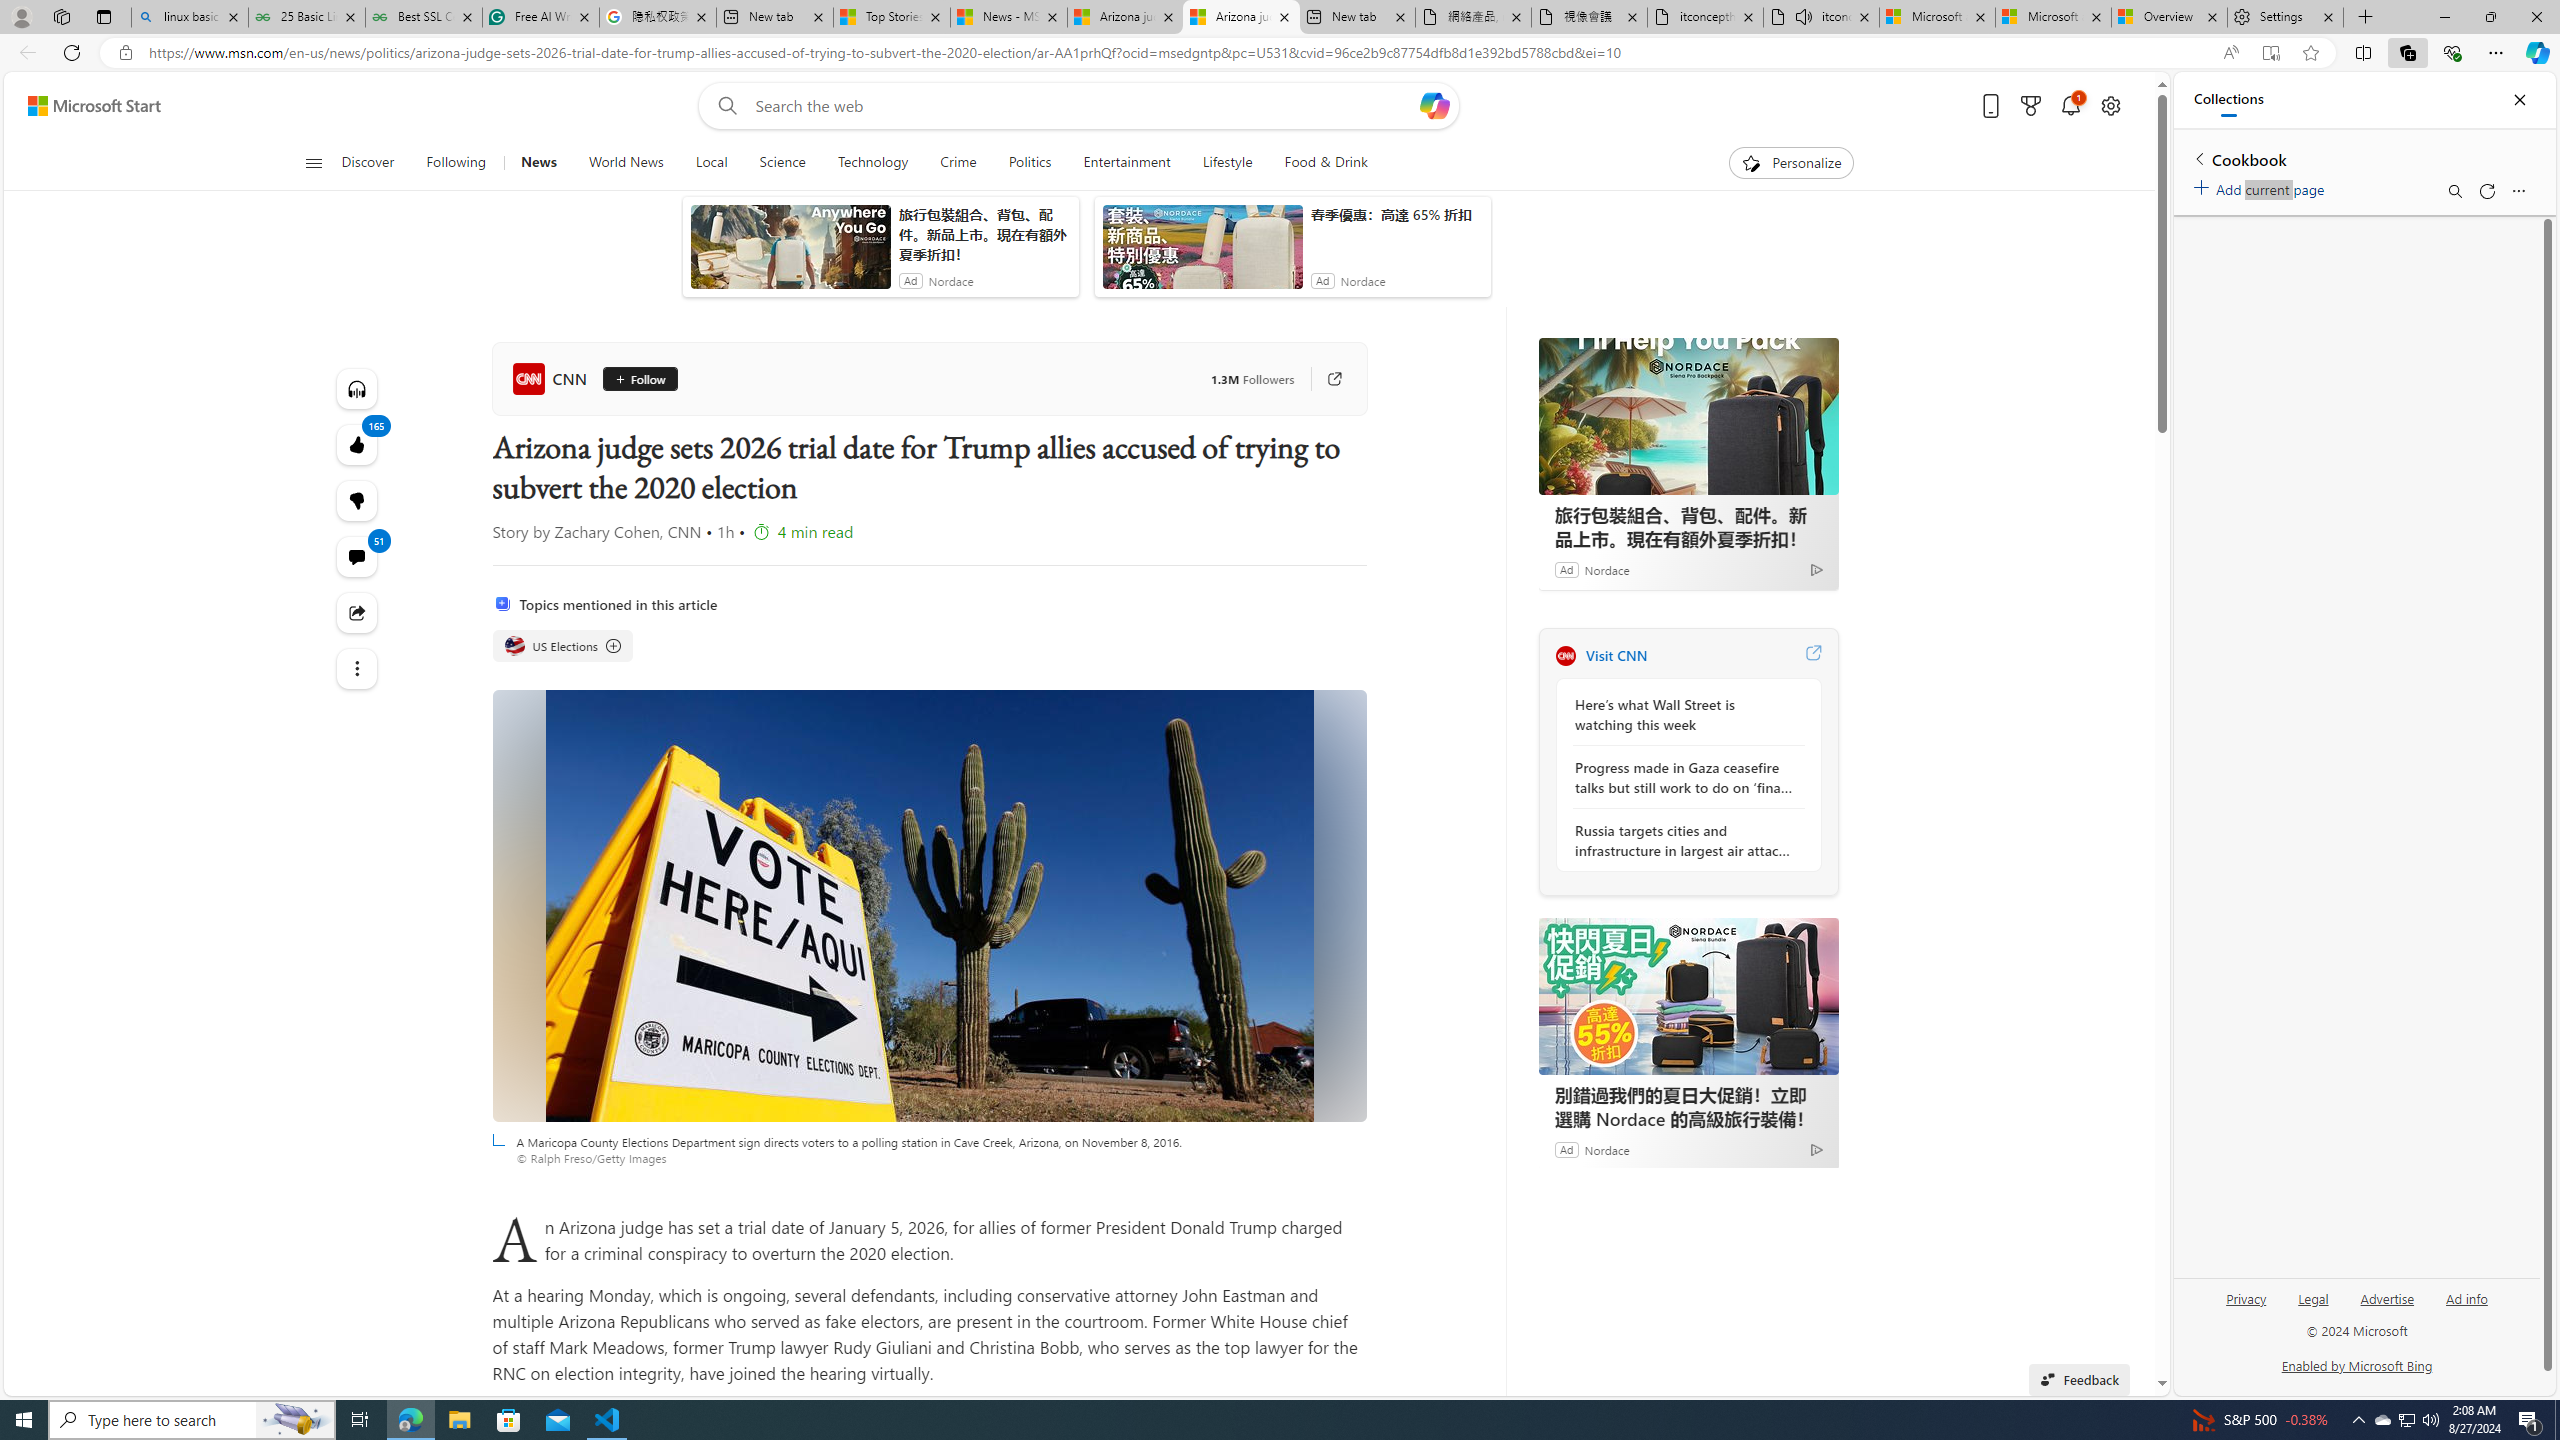  Describe the element at coordinates (354, 444) in the screenshot. I see `'165 Like'` at that location.